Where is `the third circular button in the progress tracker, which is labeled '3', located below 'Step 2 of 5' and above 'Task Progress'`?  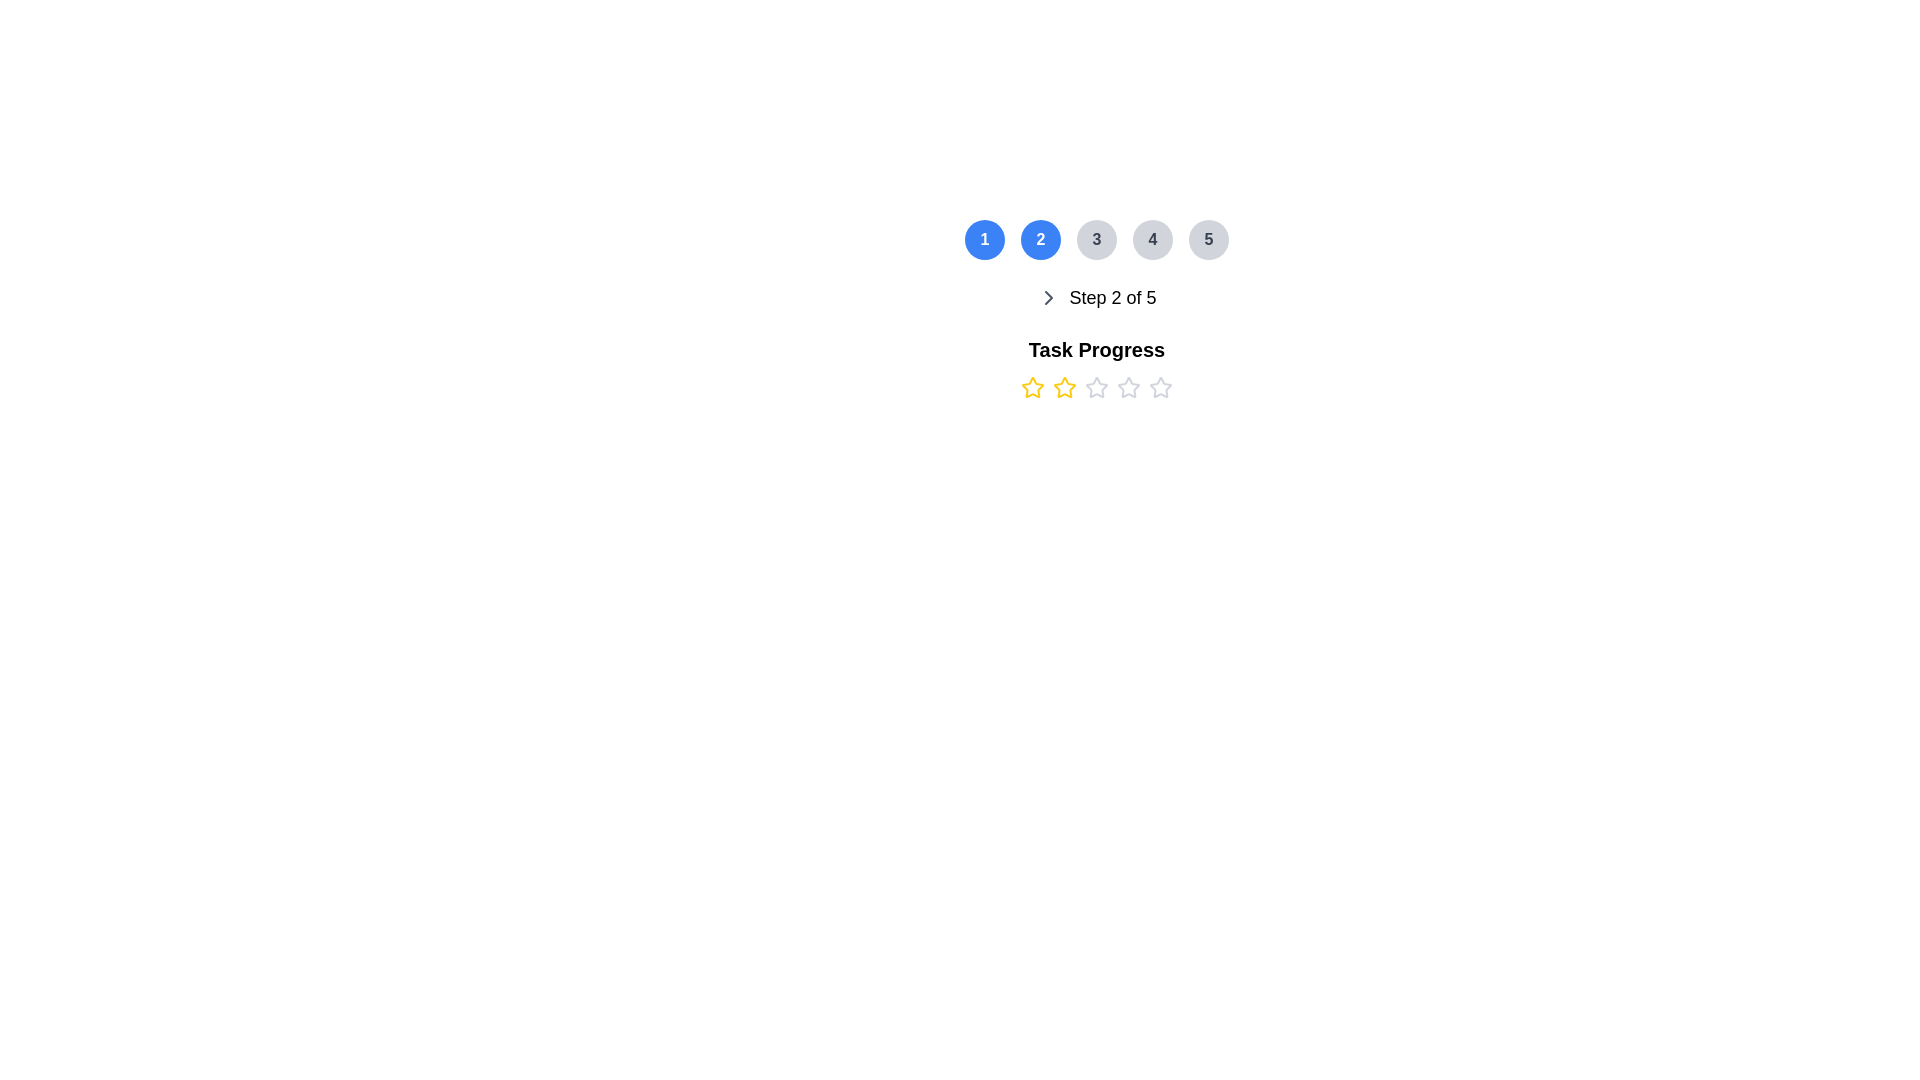
the third circular button in the progress tracker, which is labeled '3', located below 'Step 2 of 5' and above 'Task Progress' is located at coordinates (1096, 238).